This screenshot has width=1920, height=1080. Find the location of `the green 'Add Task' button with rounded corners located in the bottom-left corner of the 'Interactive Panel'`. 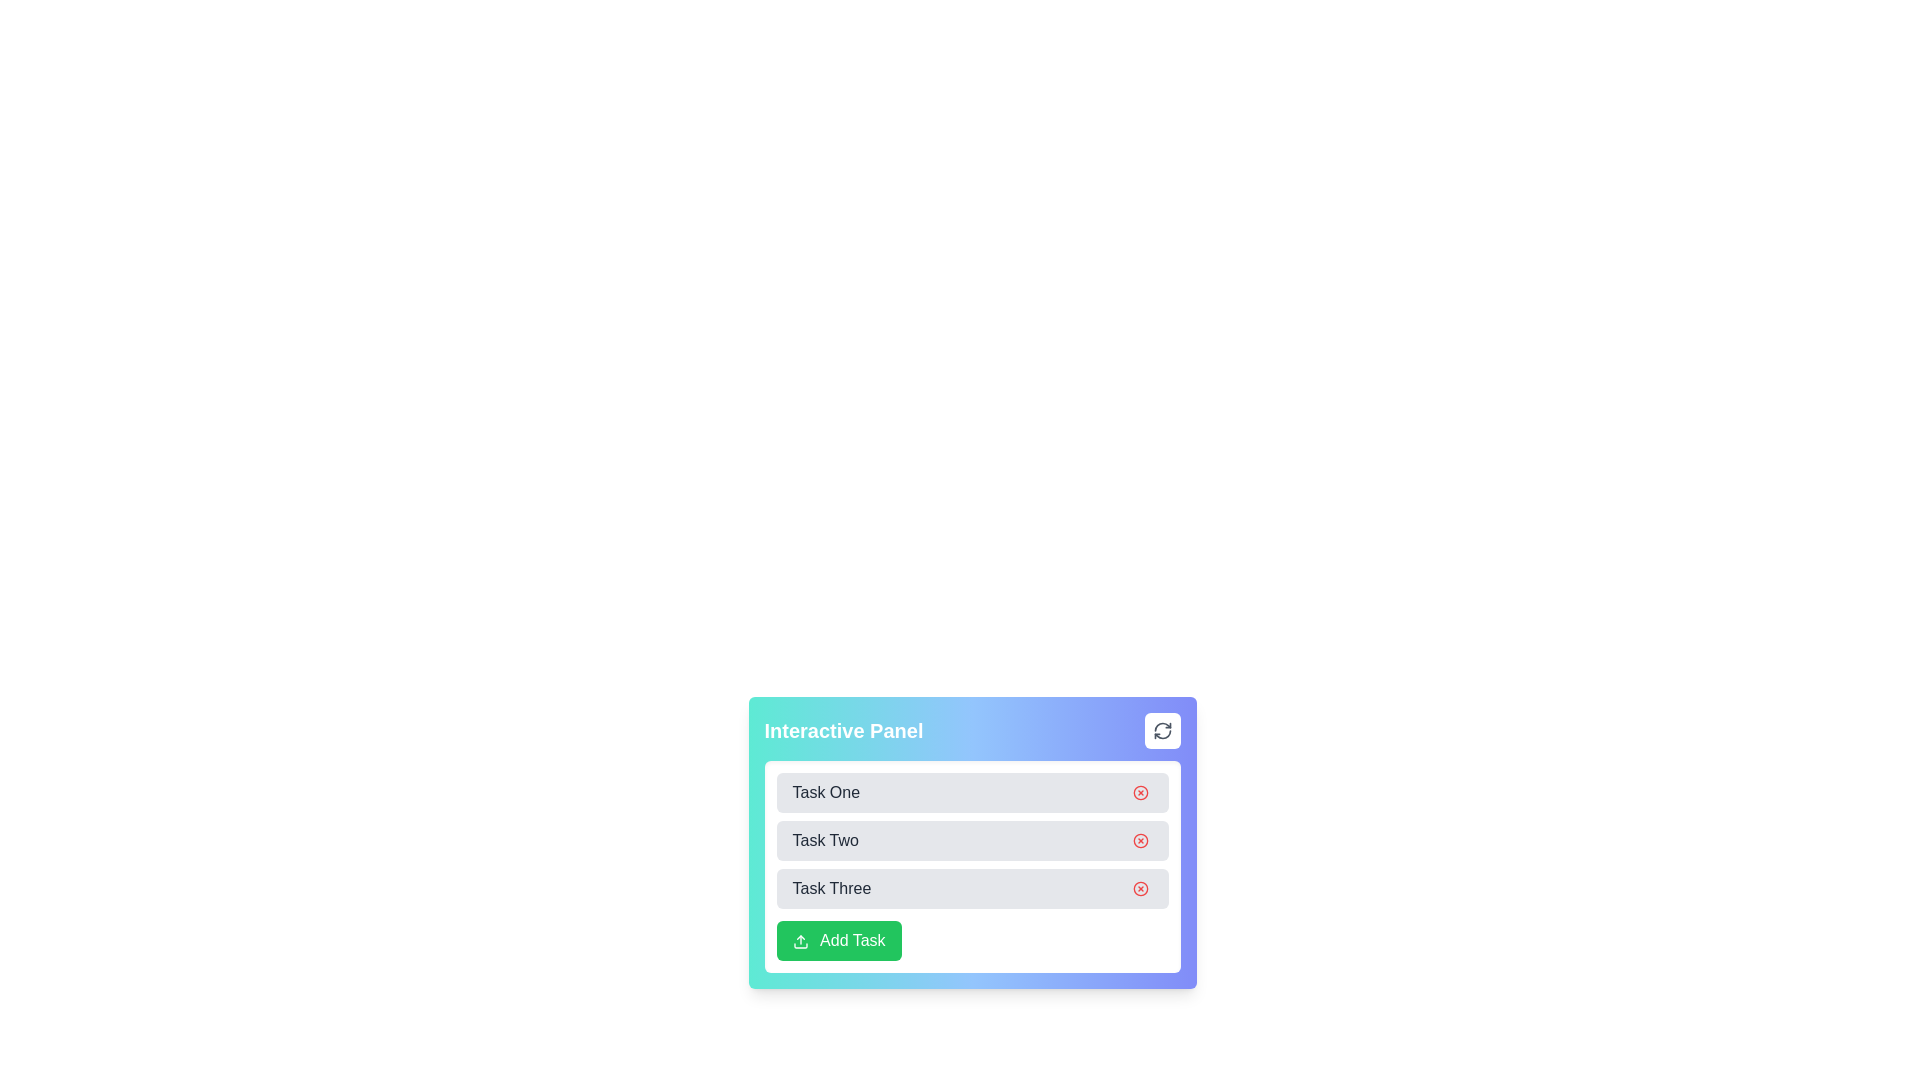

the green 'Add Task' button with rounded corners located in the bottom-left corner of the 'Interactive Panel' is located at coordinates (839, 941).